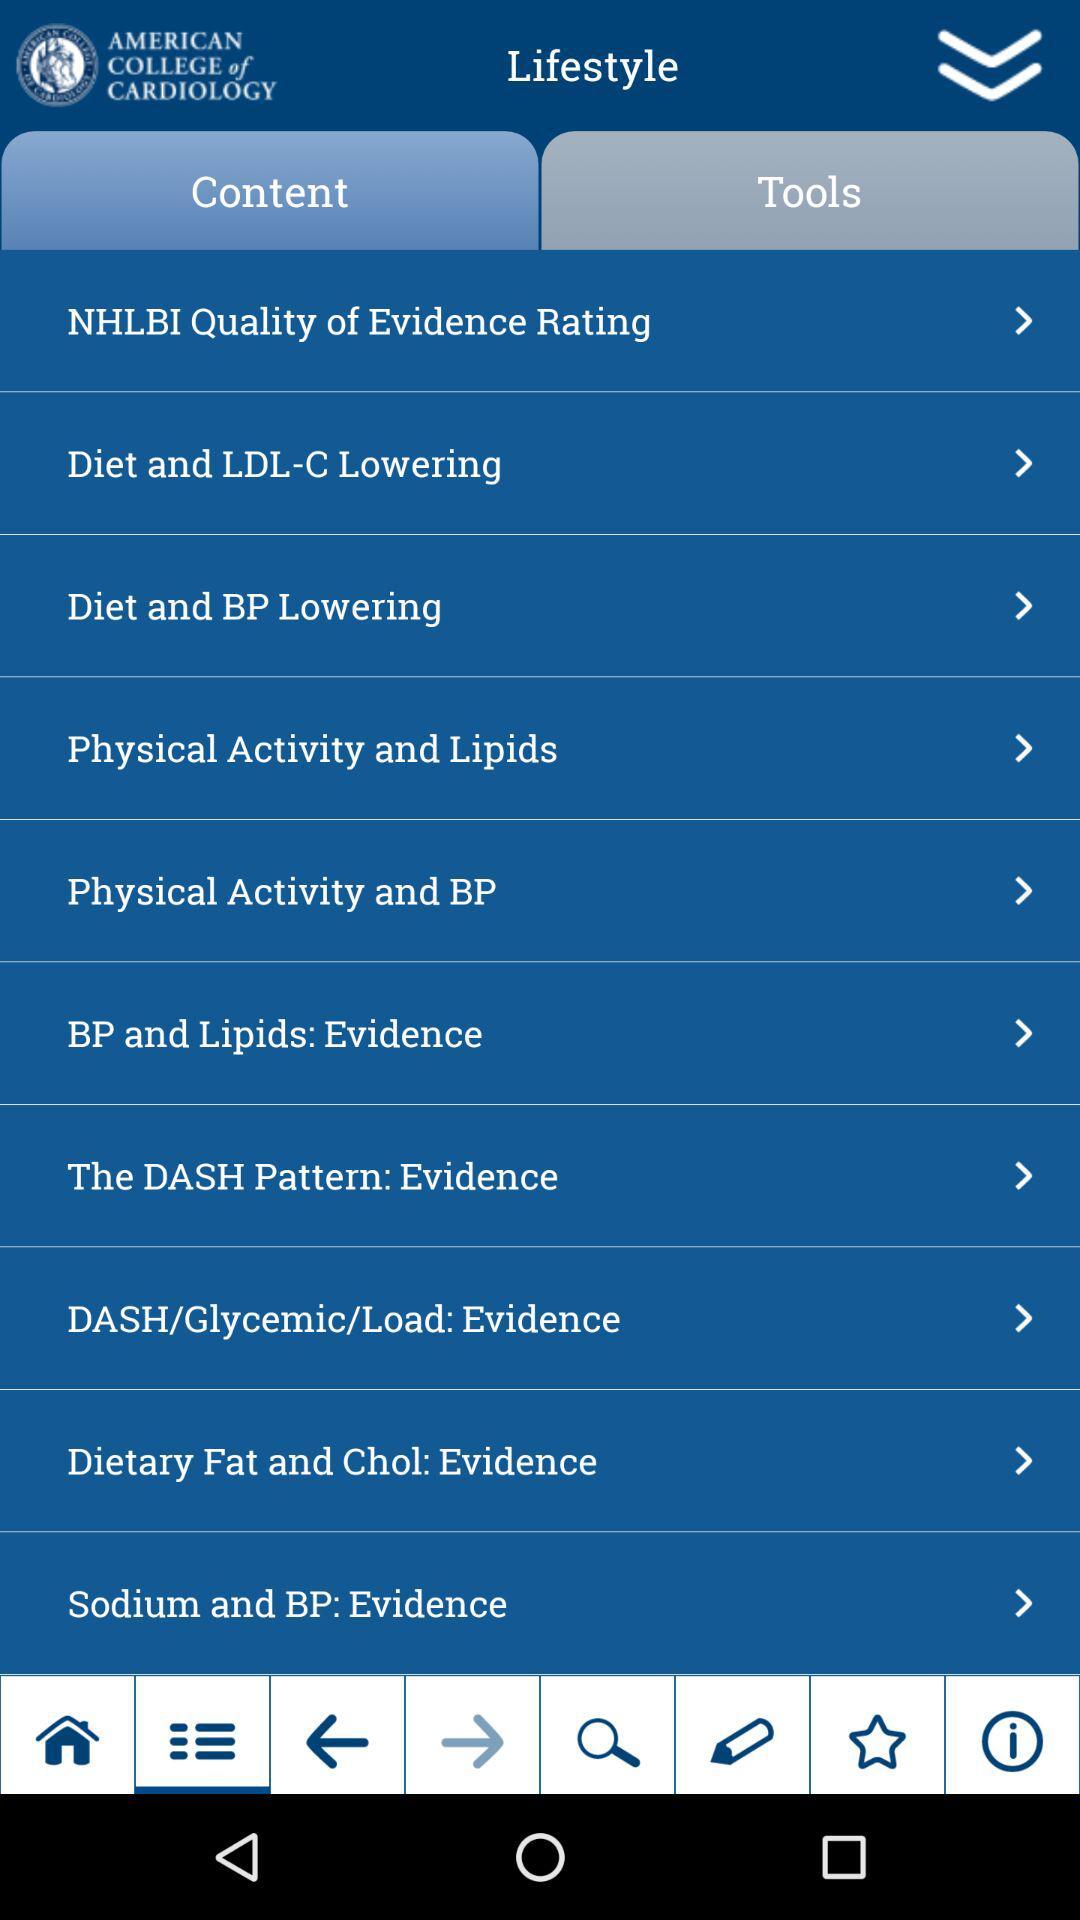 The width and height of the screenshot is (1080, 1920). Describe the element at coordinates (533, 320) in the screenshot. I see `the nhlbi quality of icon` at that location.